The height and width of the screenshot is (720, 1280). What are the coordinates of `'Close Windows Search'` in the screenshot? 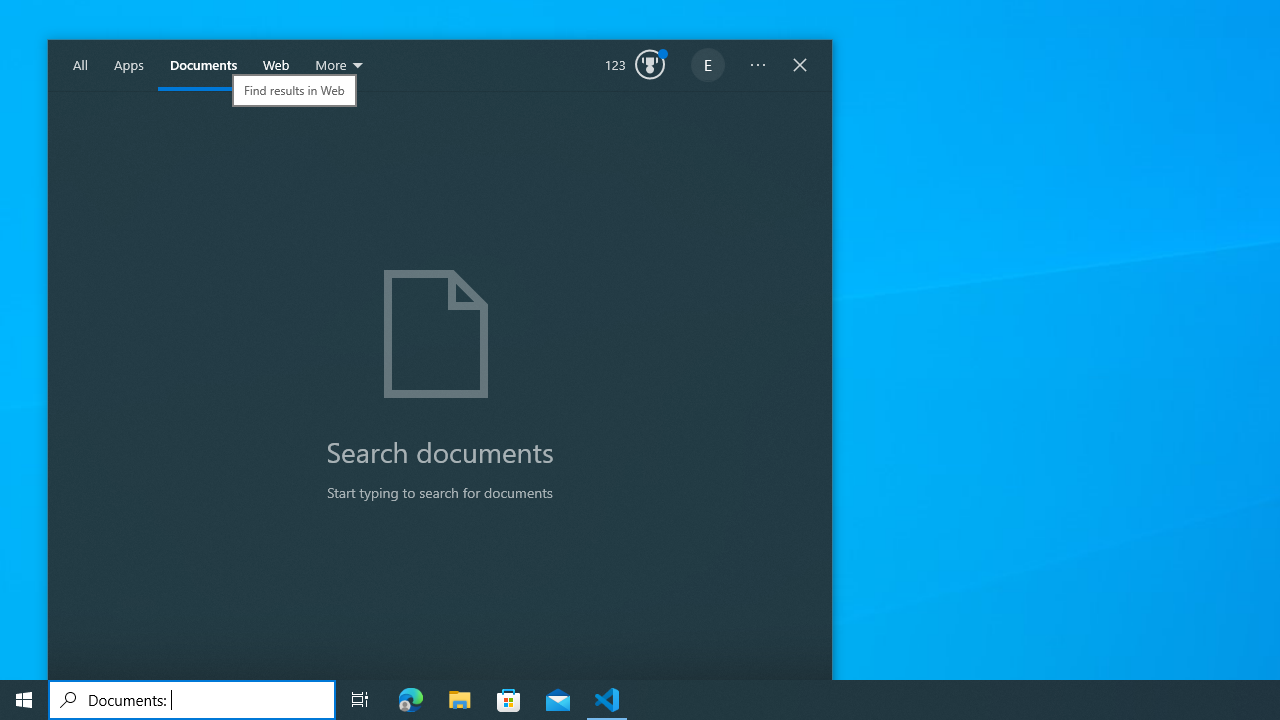 It's located at (800, 65).